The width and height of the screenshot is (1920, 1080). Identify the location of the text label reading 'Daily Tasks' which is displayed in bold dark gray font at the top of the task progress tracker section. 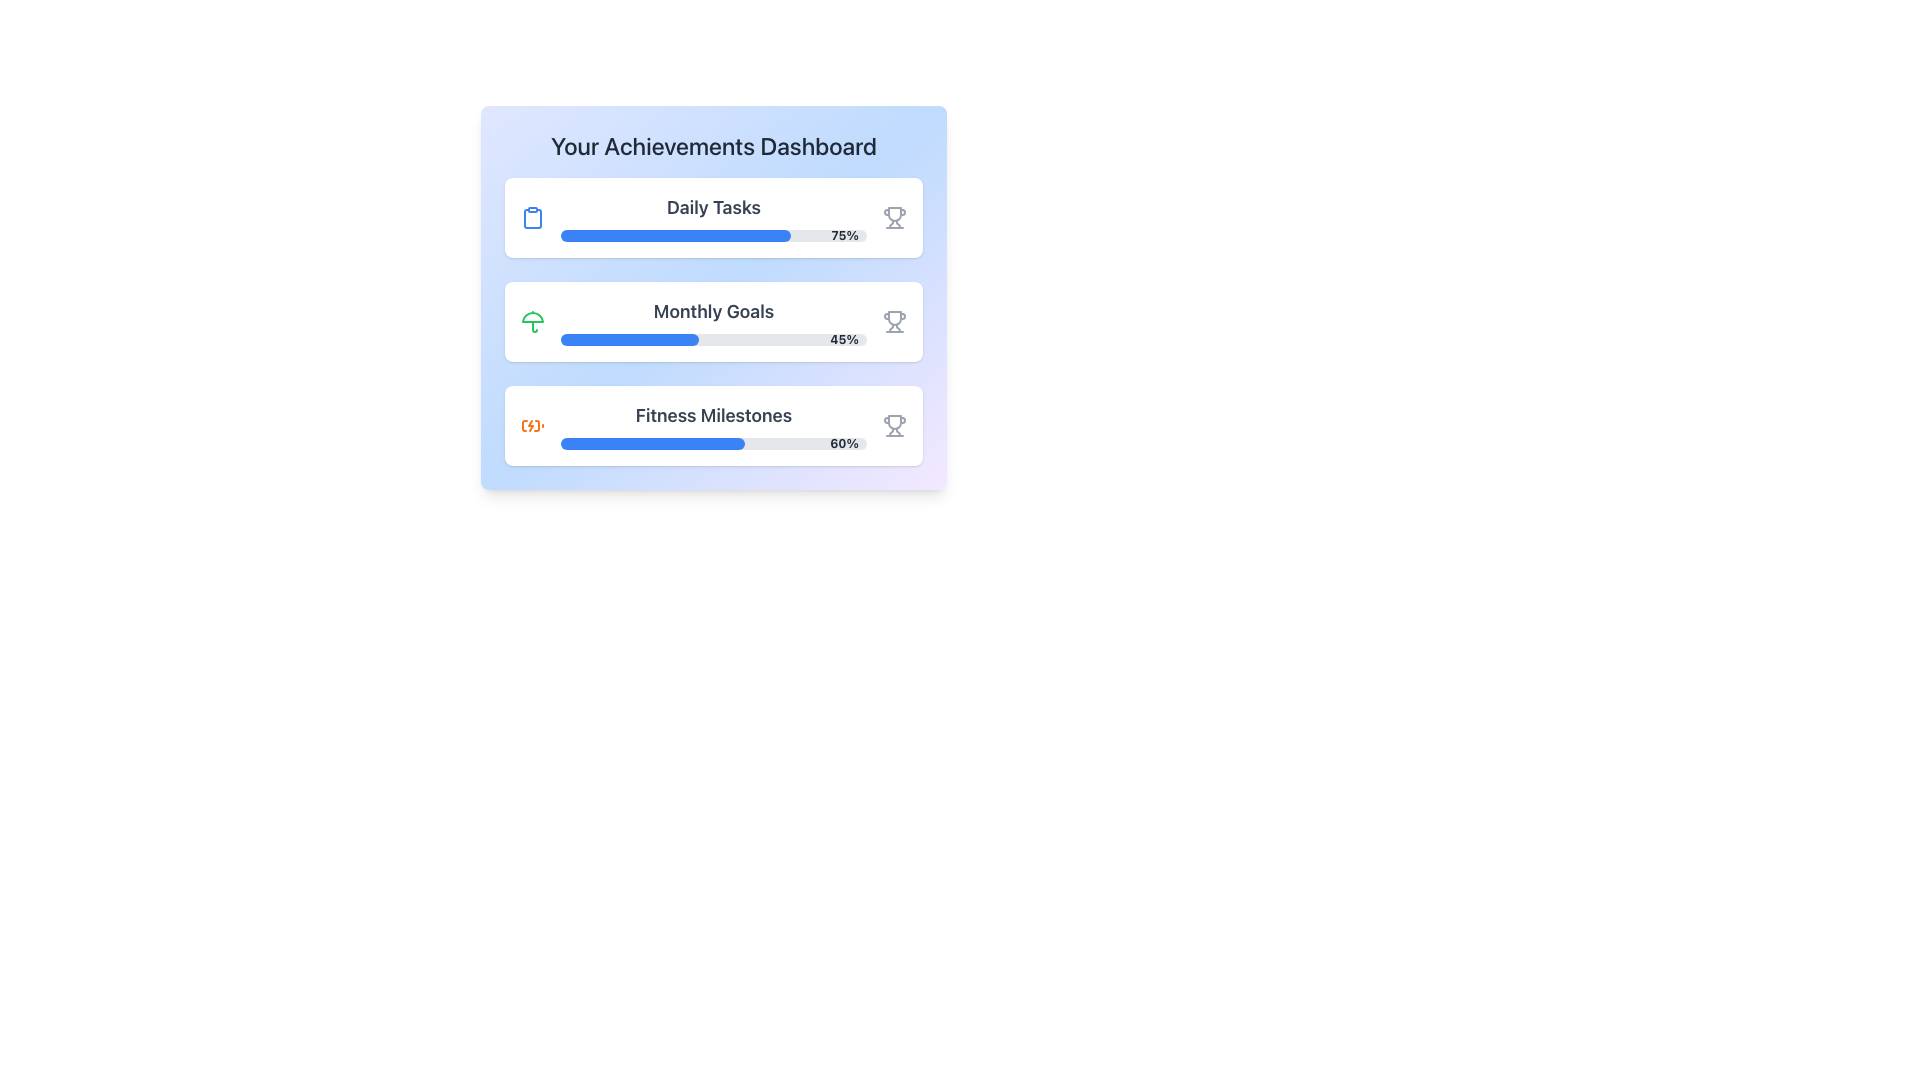
(714, 208).